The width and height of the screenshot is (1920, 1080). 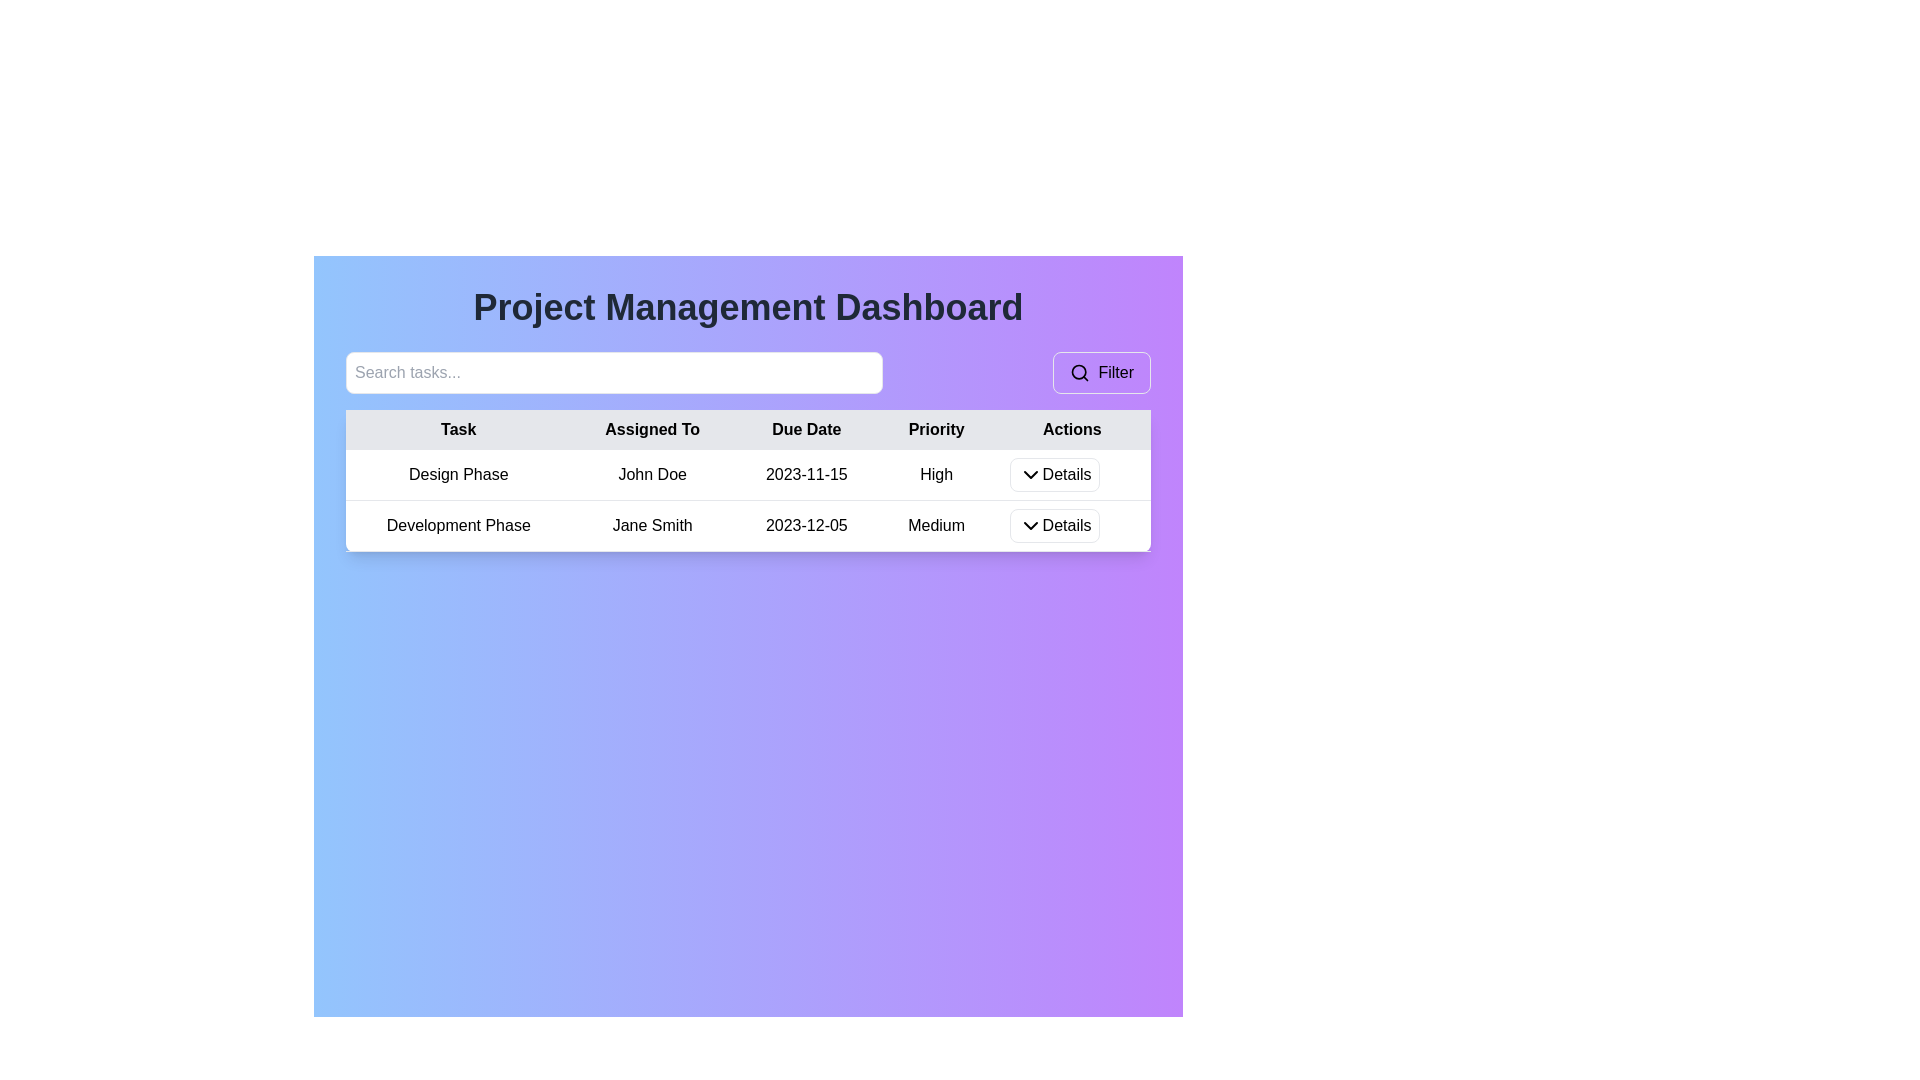 What do you see at coordinates (1070, 524) in the screenshot?
I see `the button in the second row of the 'Actions' column` at bounding box center [1070, 524].